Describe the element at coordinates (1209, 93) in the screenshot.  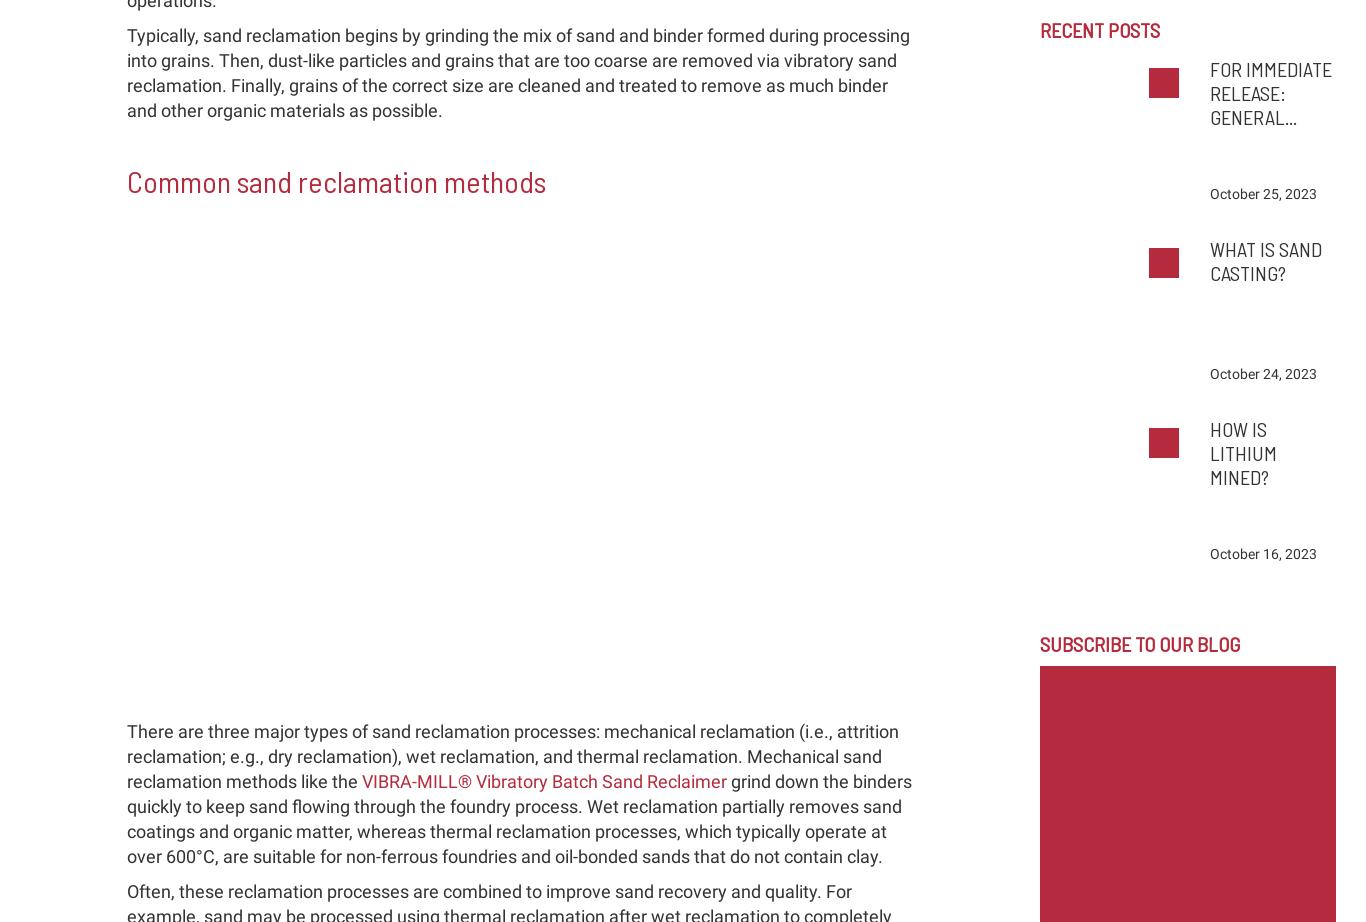
I see `'FOR IMMEDIATE RELEASE: General...'` at that location.